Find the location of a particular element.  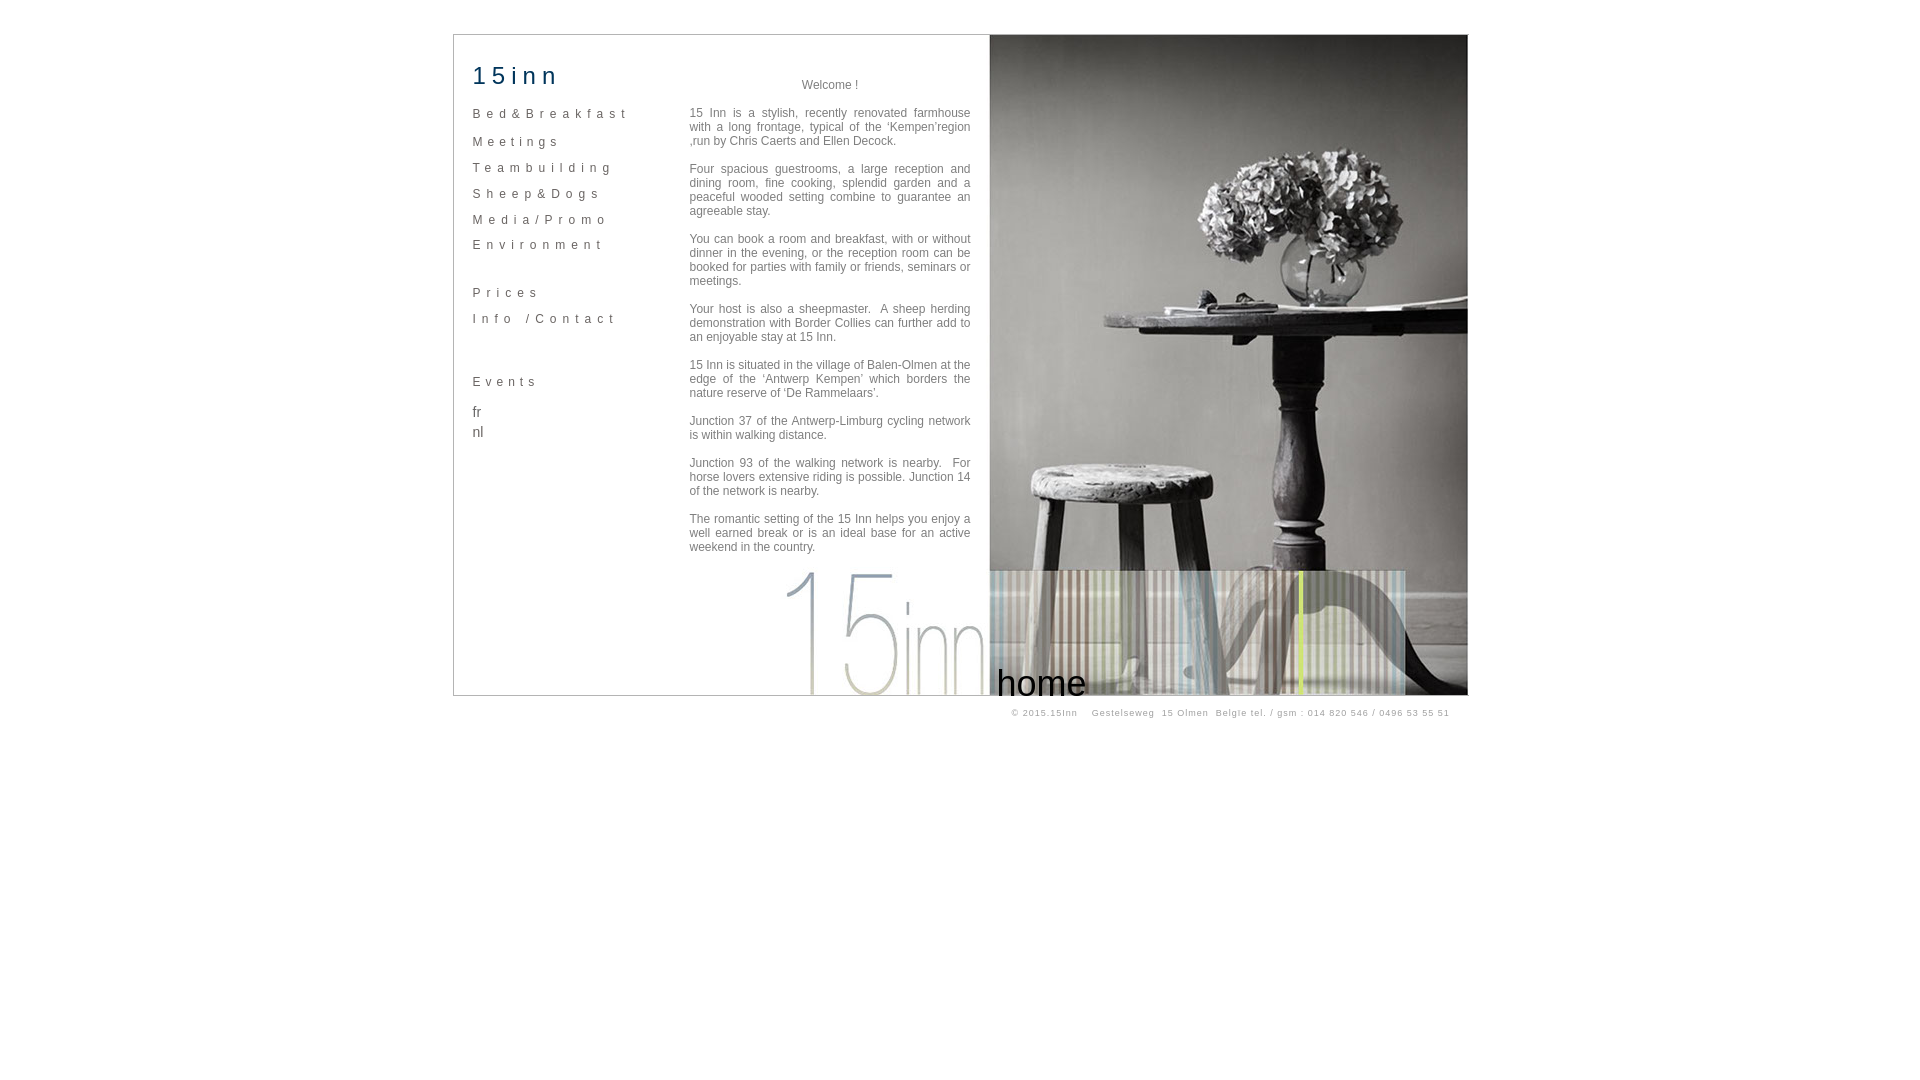

'Sheep&Dogs' is located at coordinates (537, 193).